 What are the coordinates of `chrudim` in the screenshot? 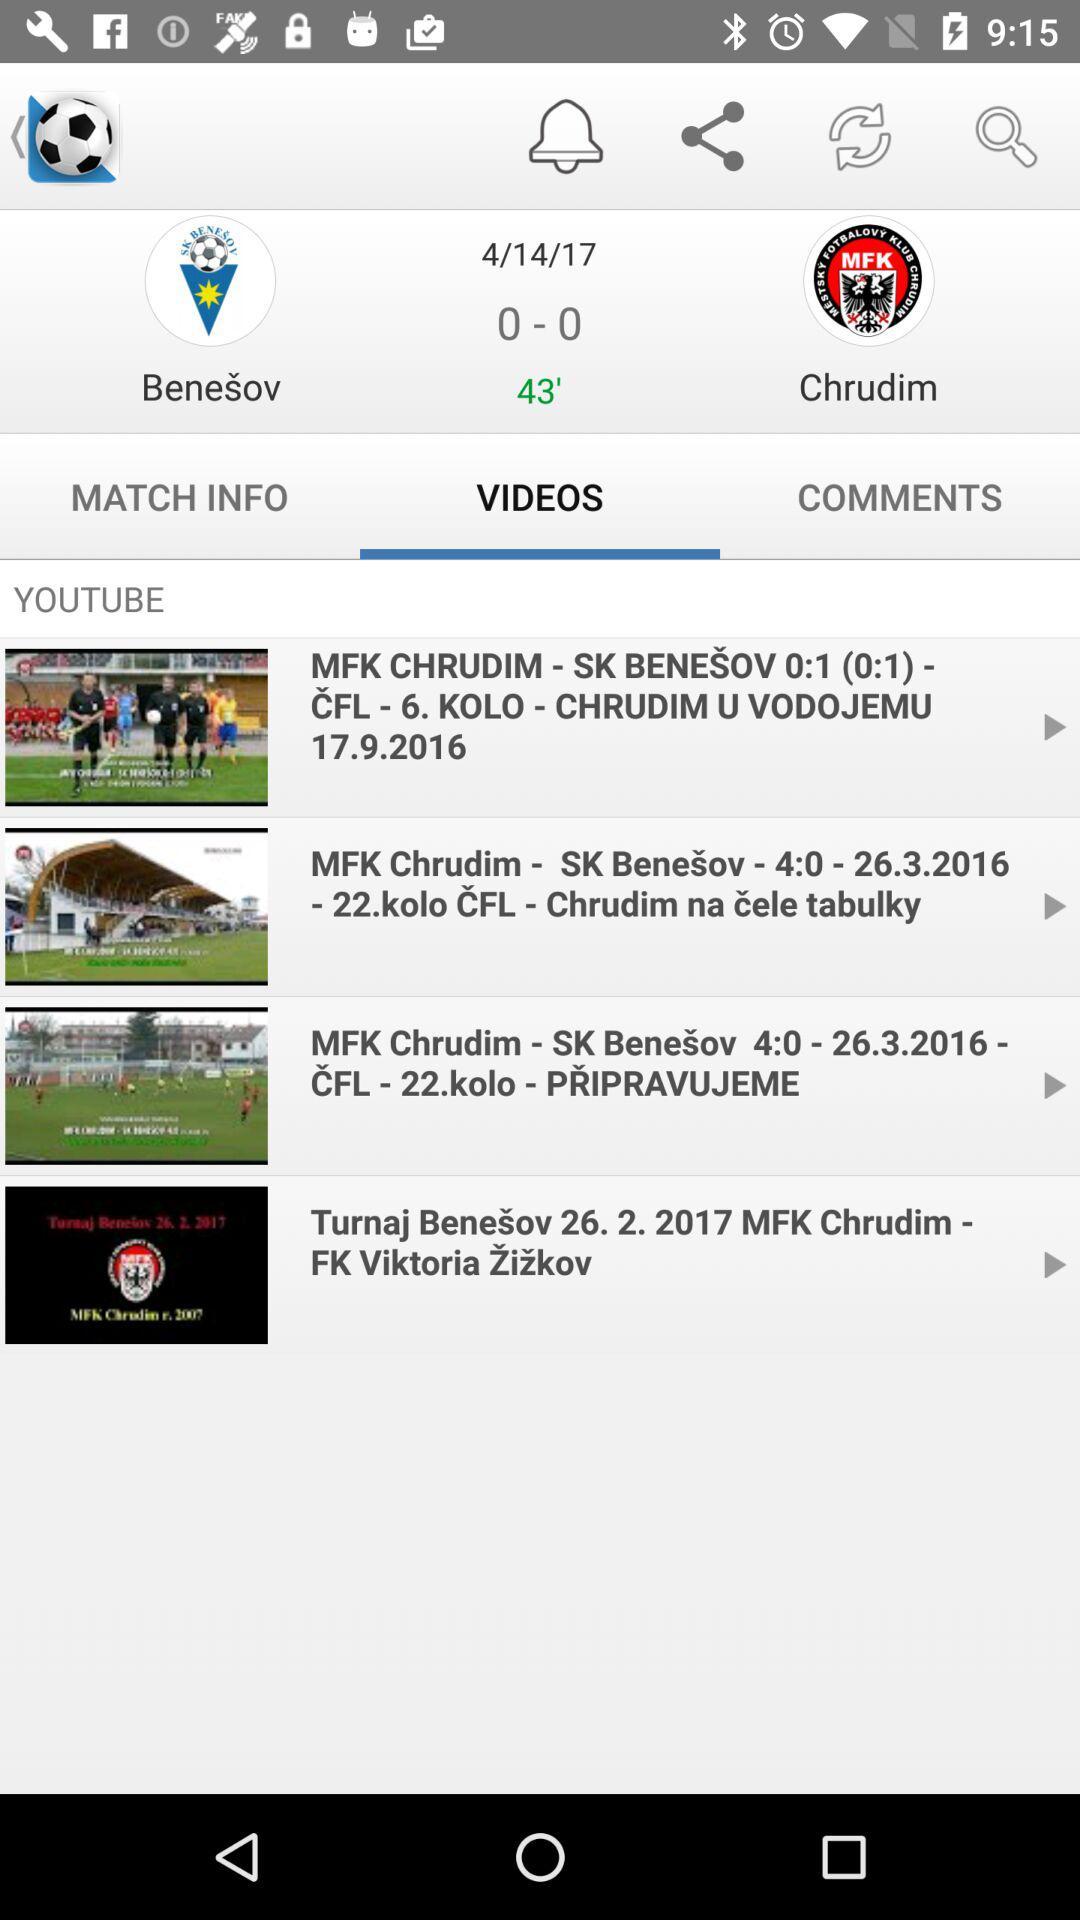 It's located at (867, 279).